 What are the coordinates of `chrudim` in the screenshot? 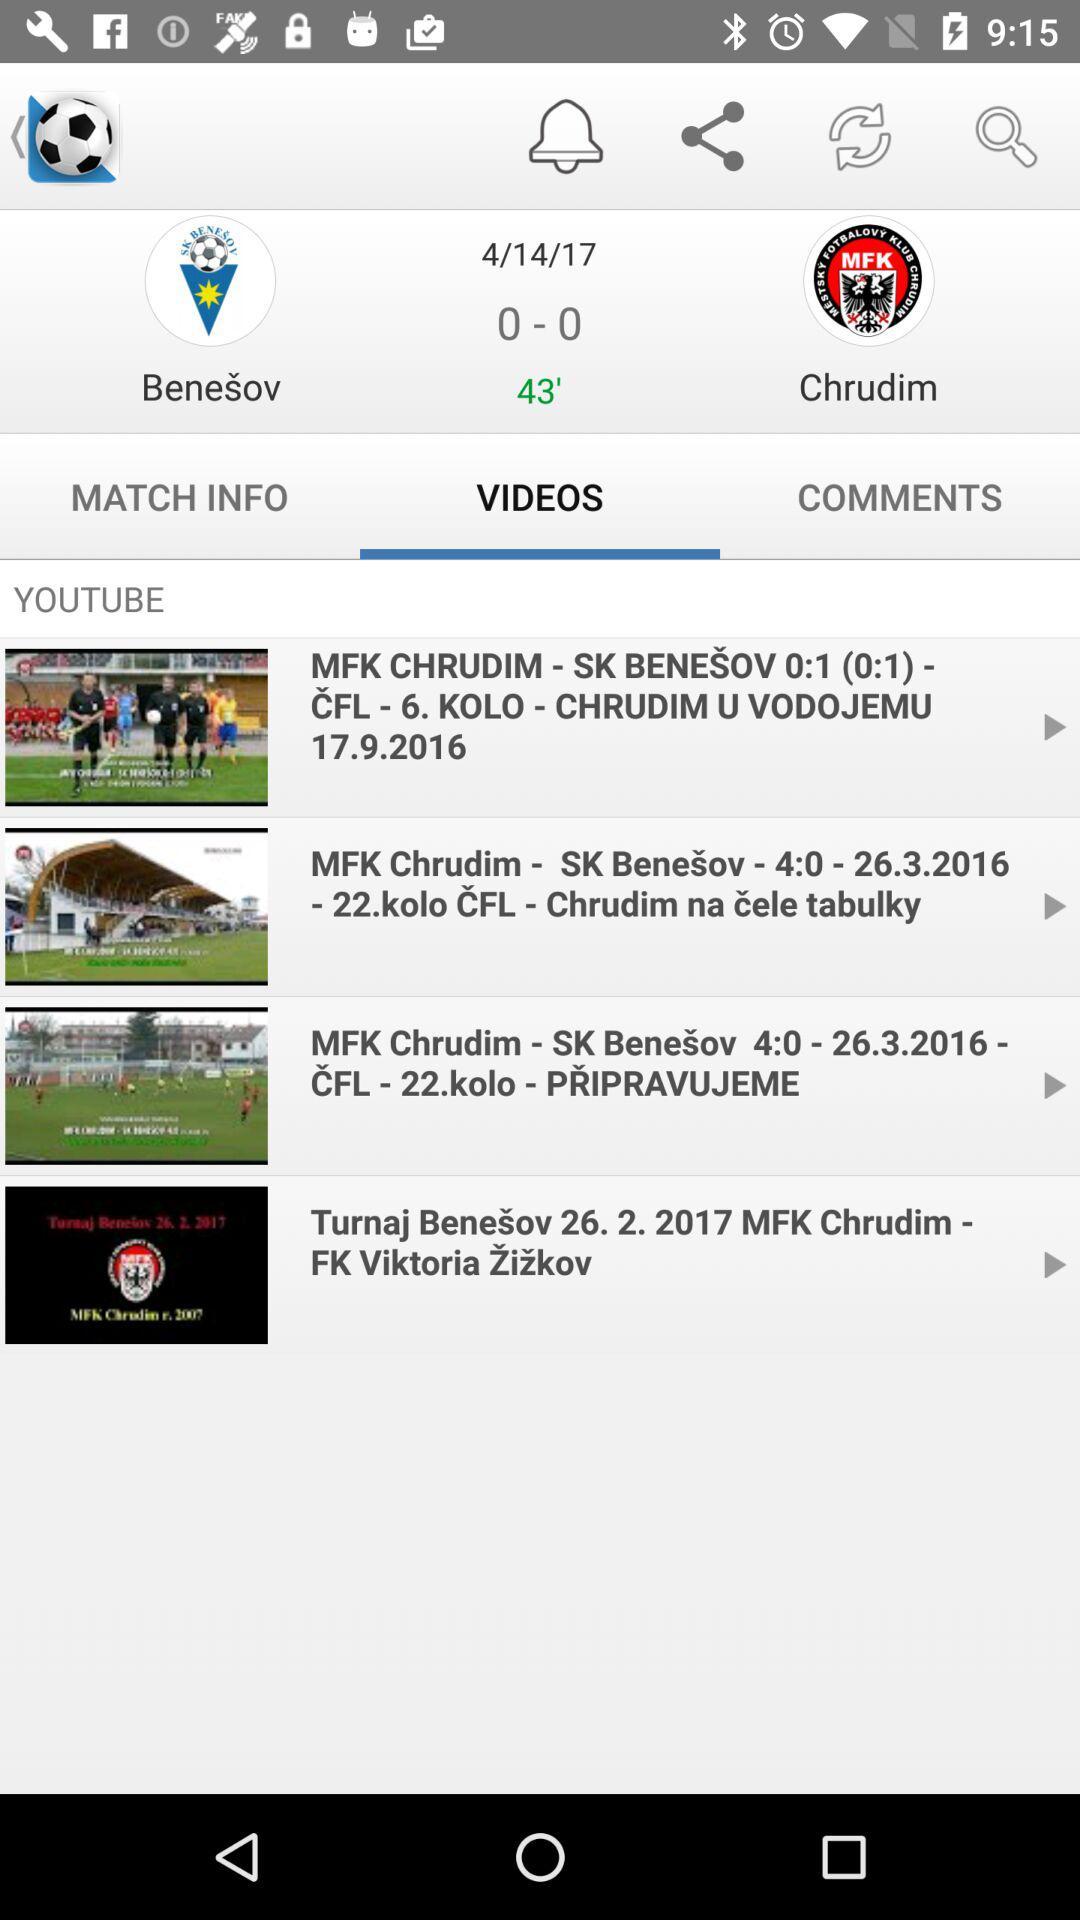 It's located at (867, 279).